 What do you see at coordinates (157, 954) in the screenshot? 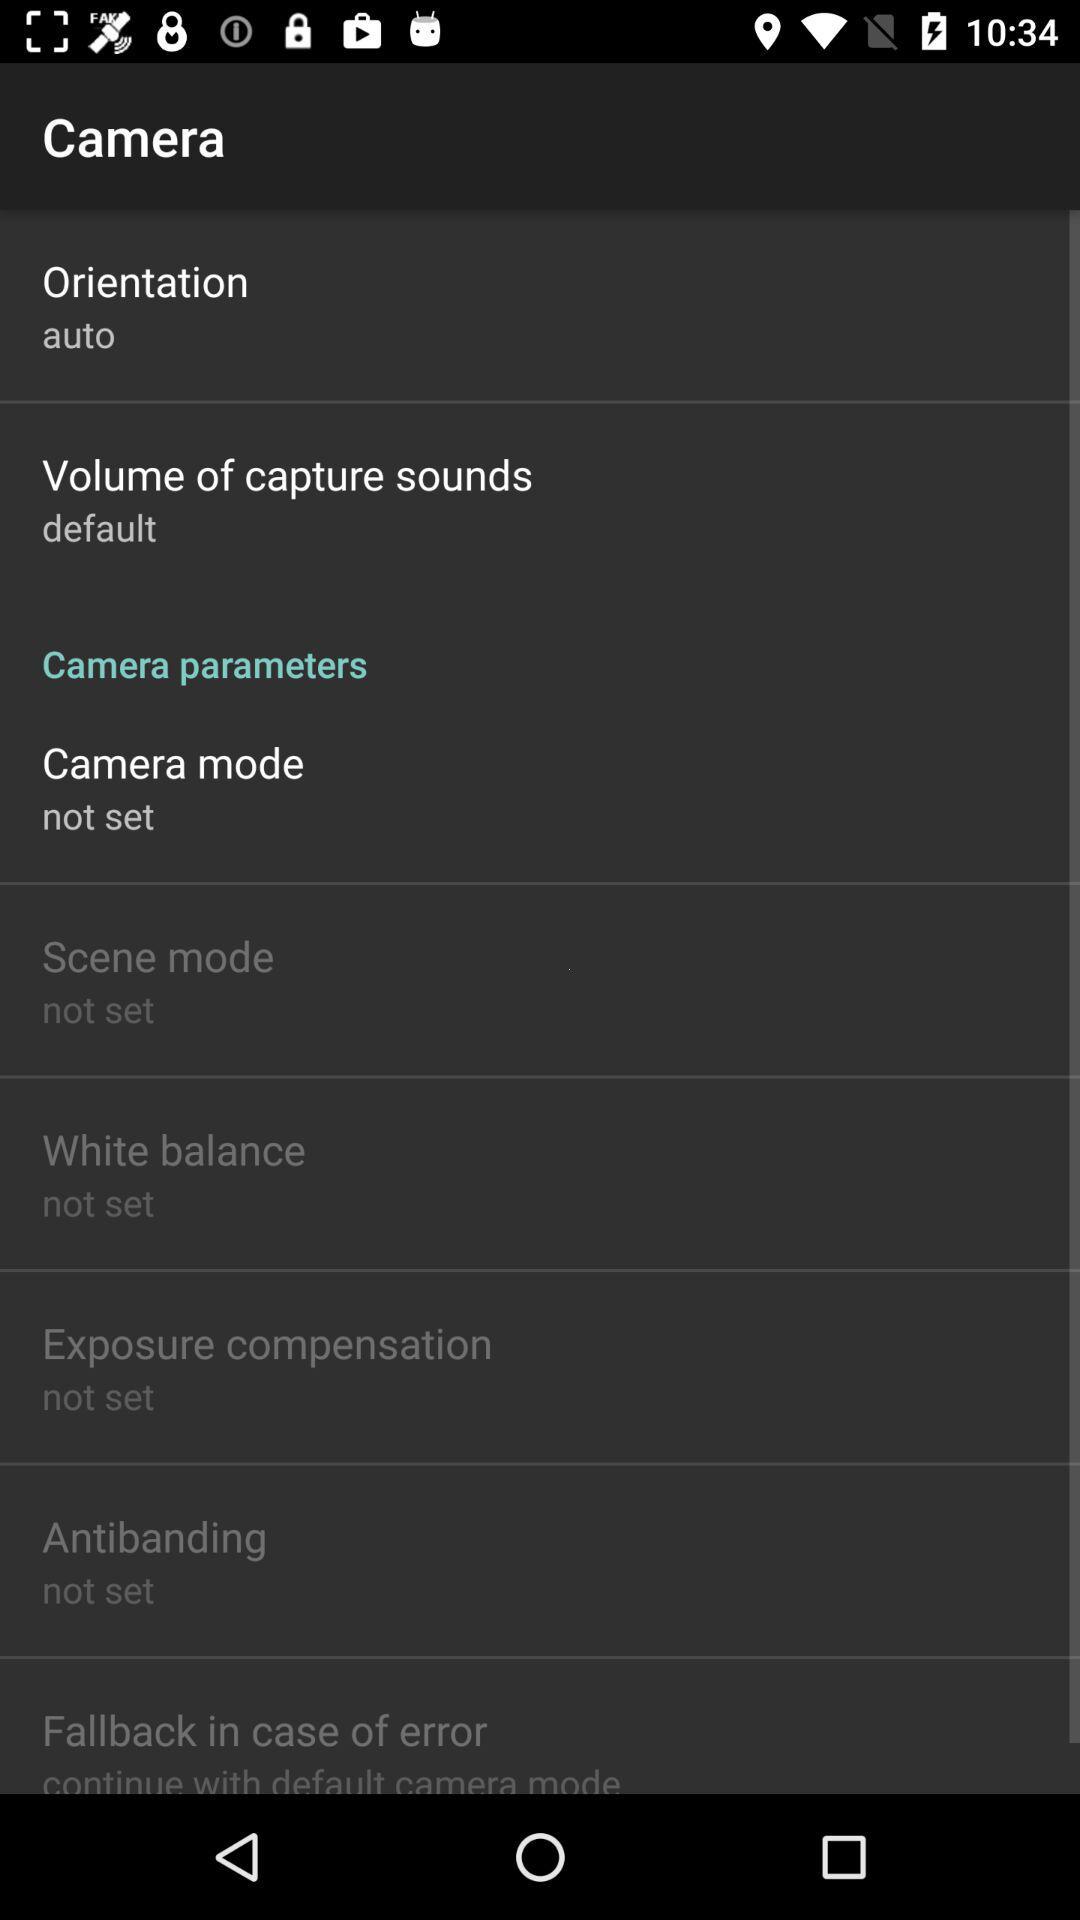
I see `app above not set app` at bounding box center [157, 954].